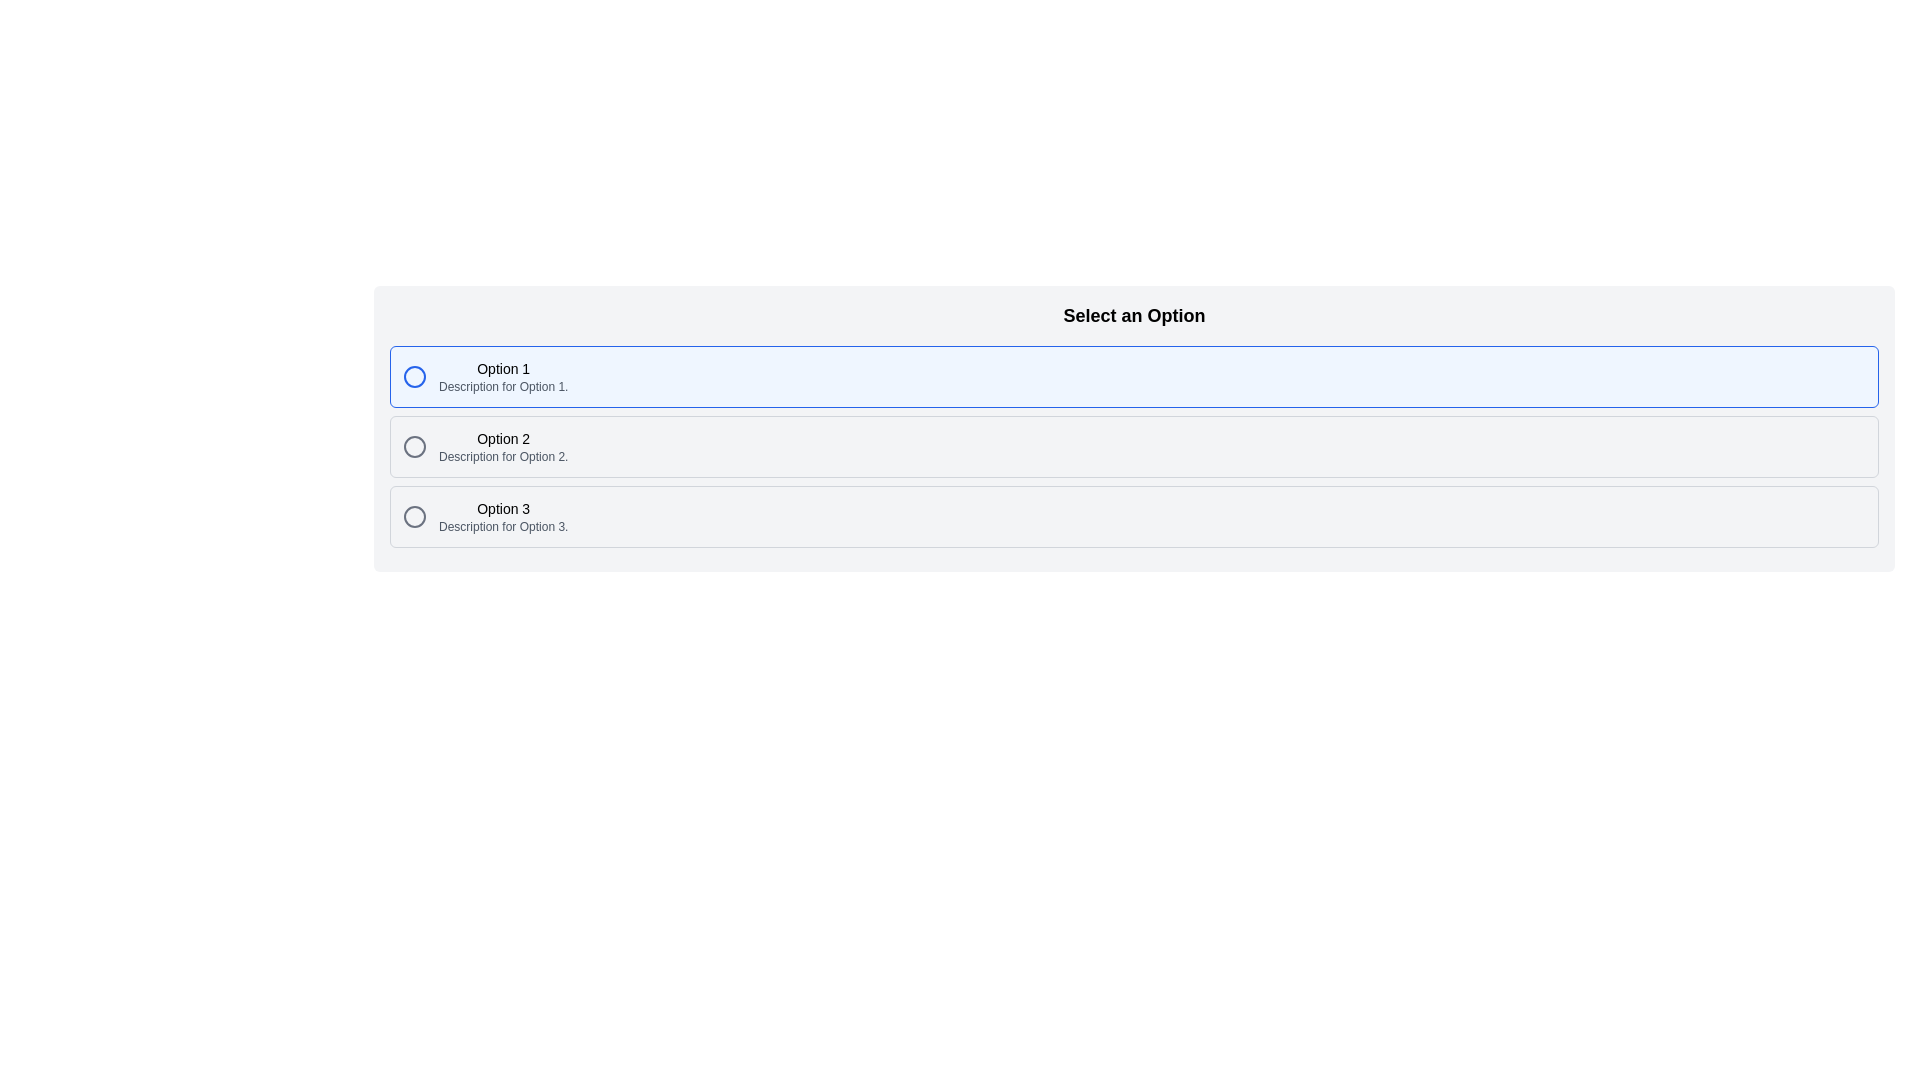 Image resolution: width=1920 pixels, height=1080 pixels. I want to click on the gray circular radio button icon located to the left of 'Option 2', so click(413, 446).